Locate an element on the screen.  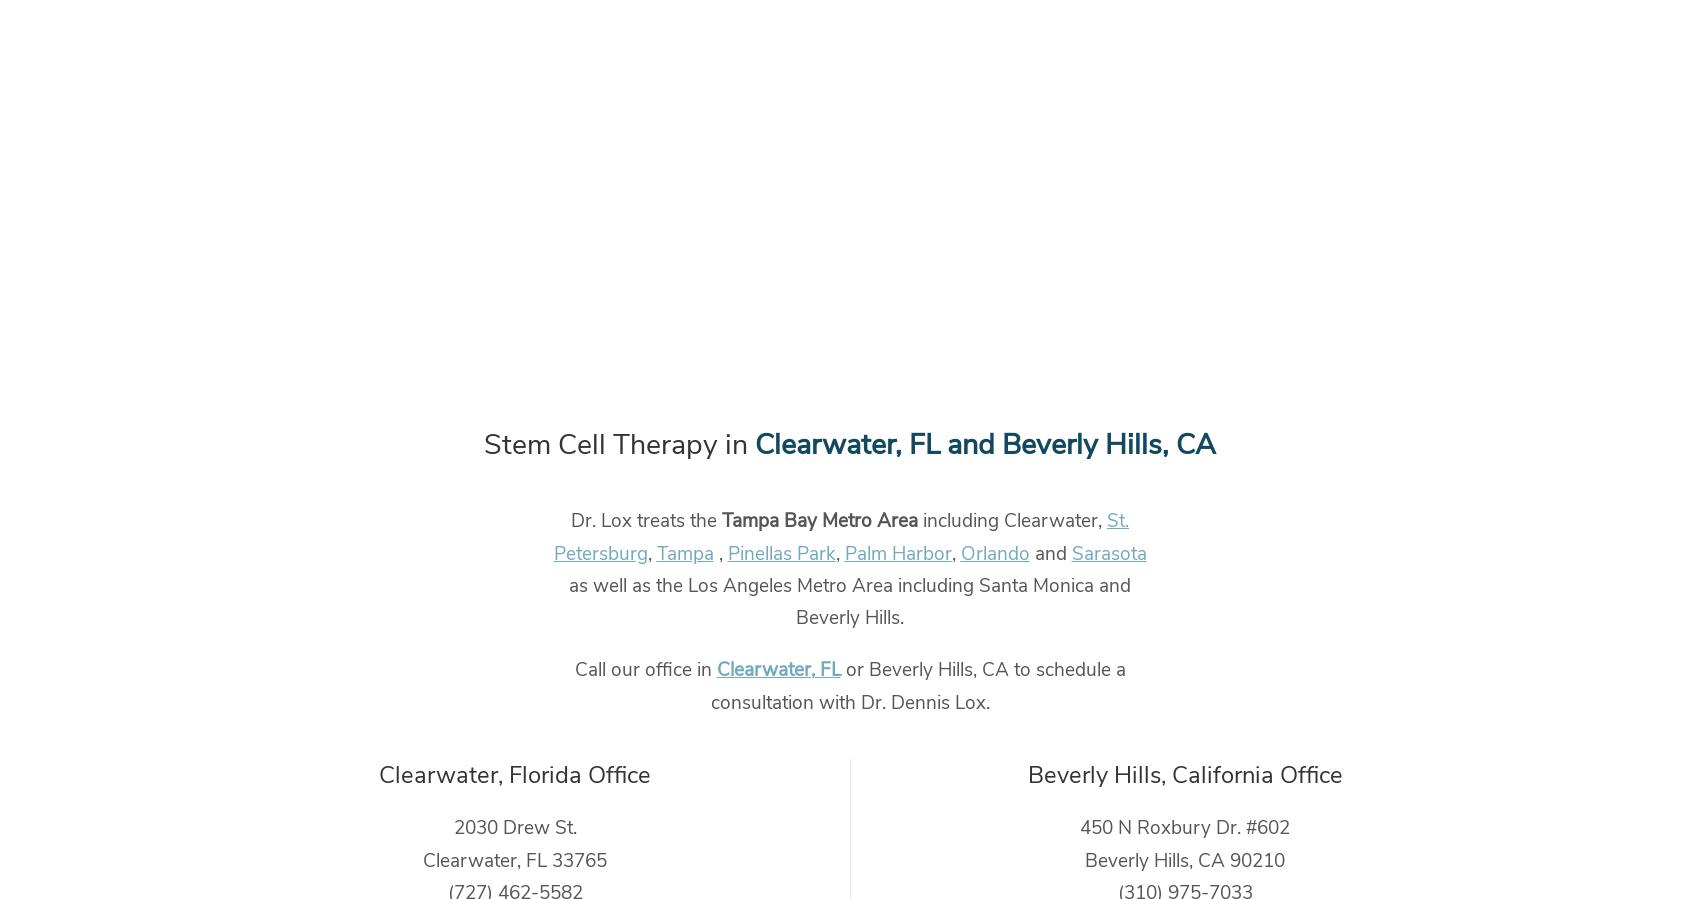
'Pinellas Park' is located at coordinates (779, 552).